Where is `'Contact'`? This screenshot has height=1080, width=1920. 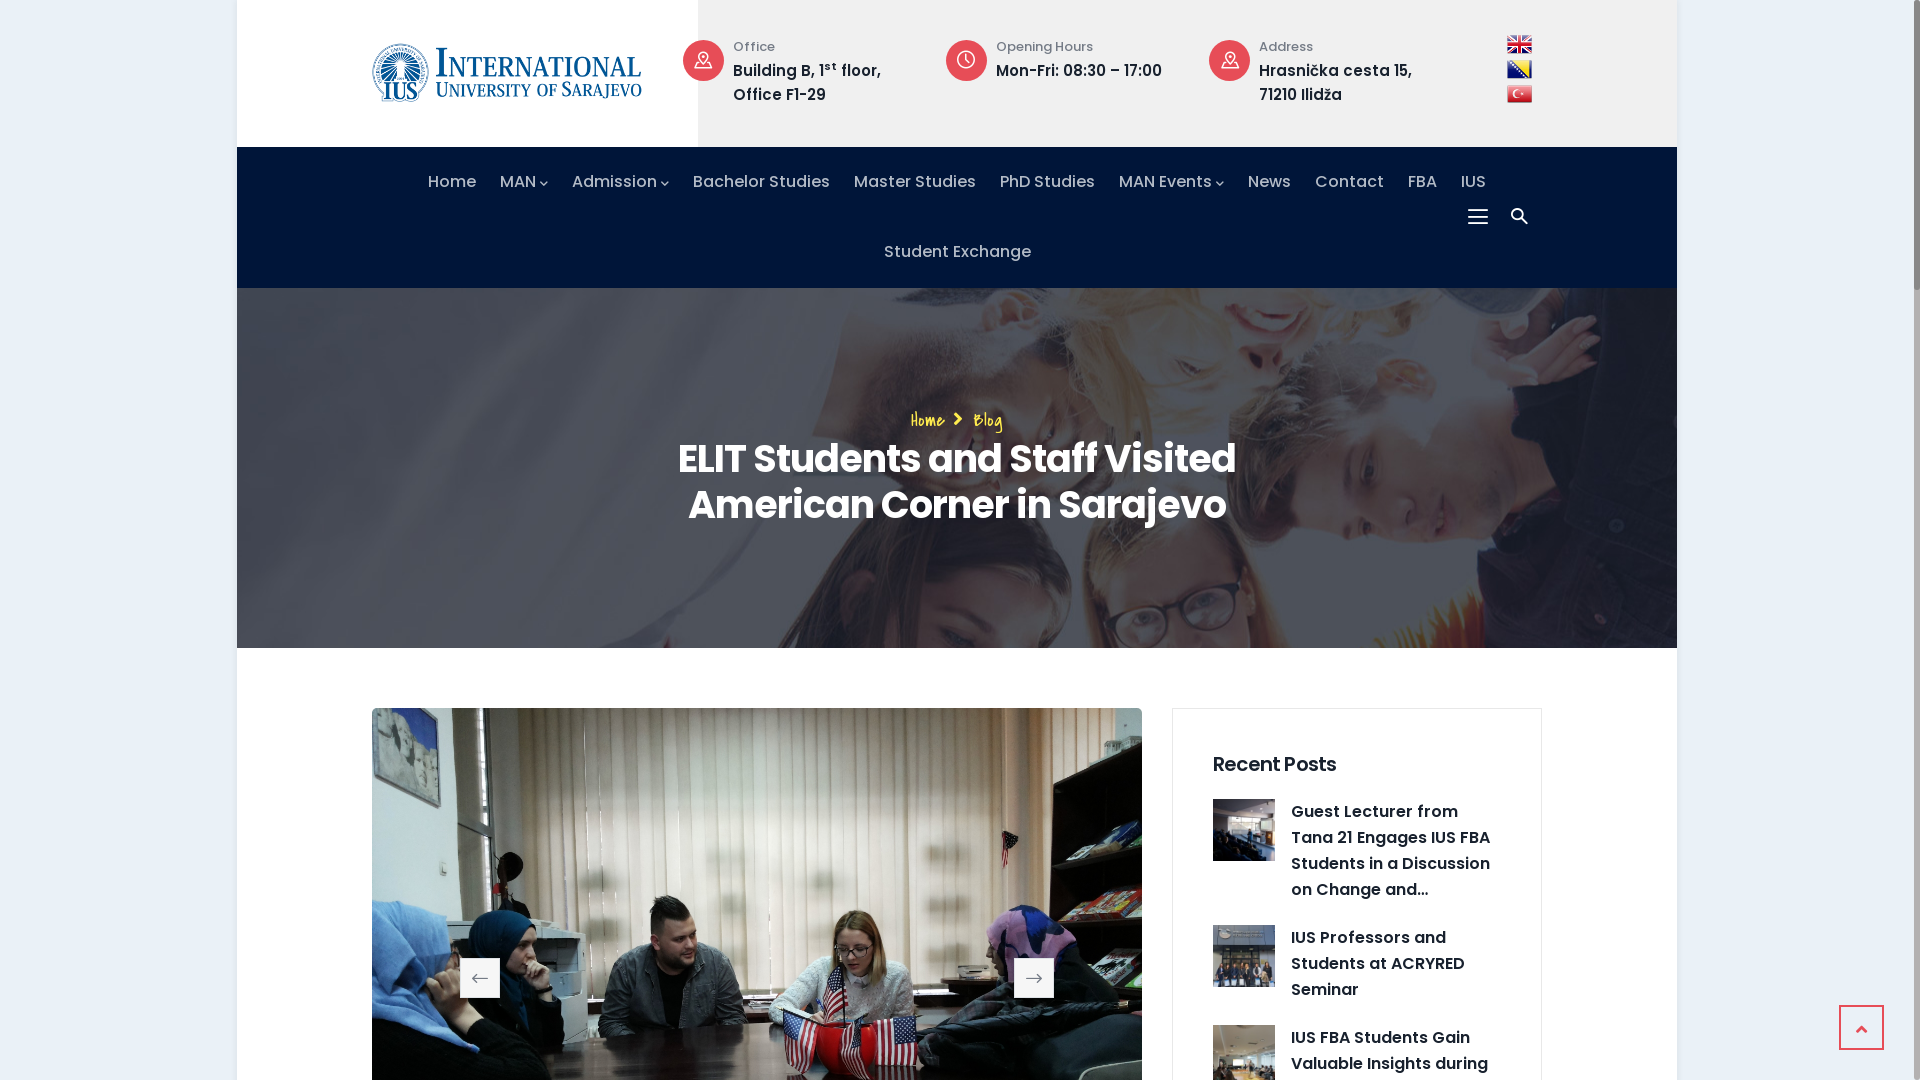
'Contact' is located at coordinates (1349, 181).